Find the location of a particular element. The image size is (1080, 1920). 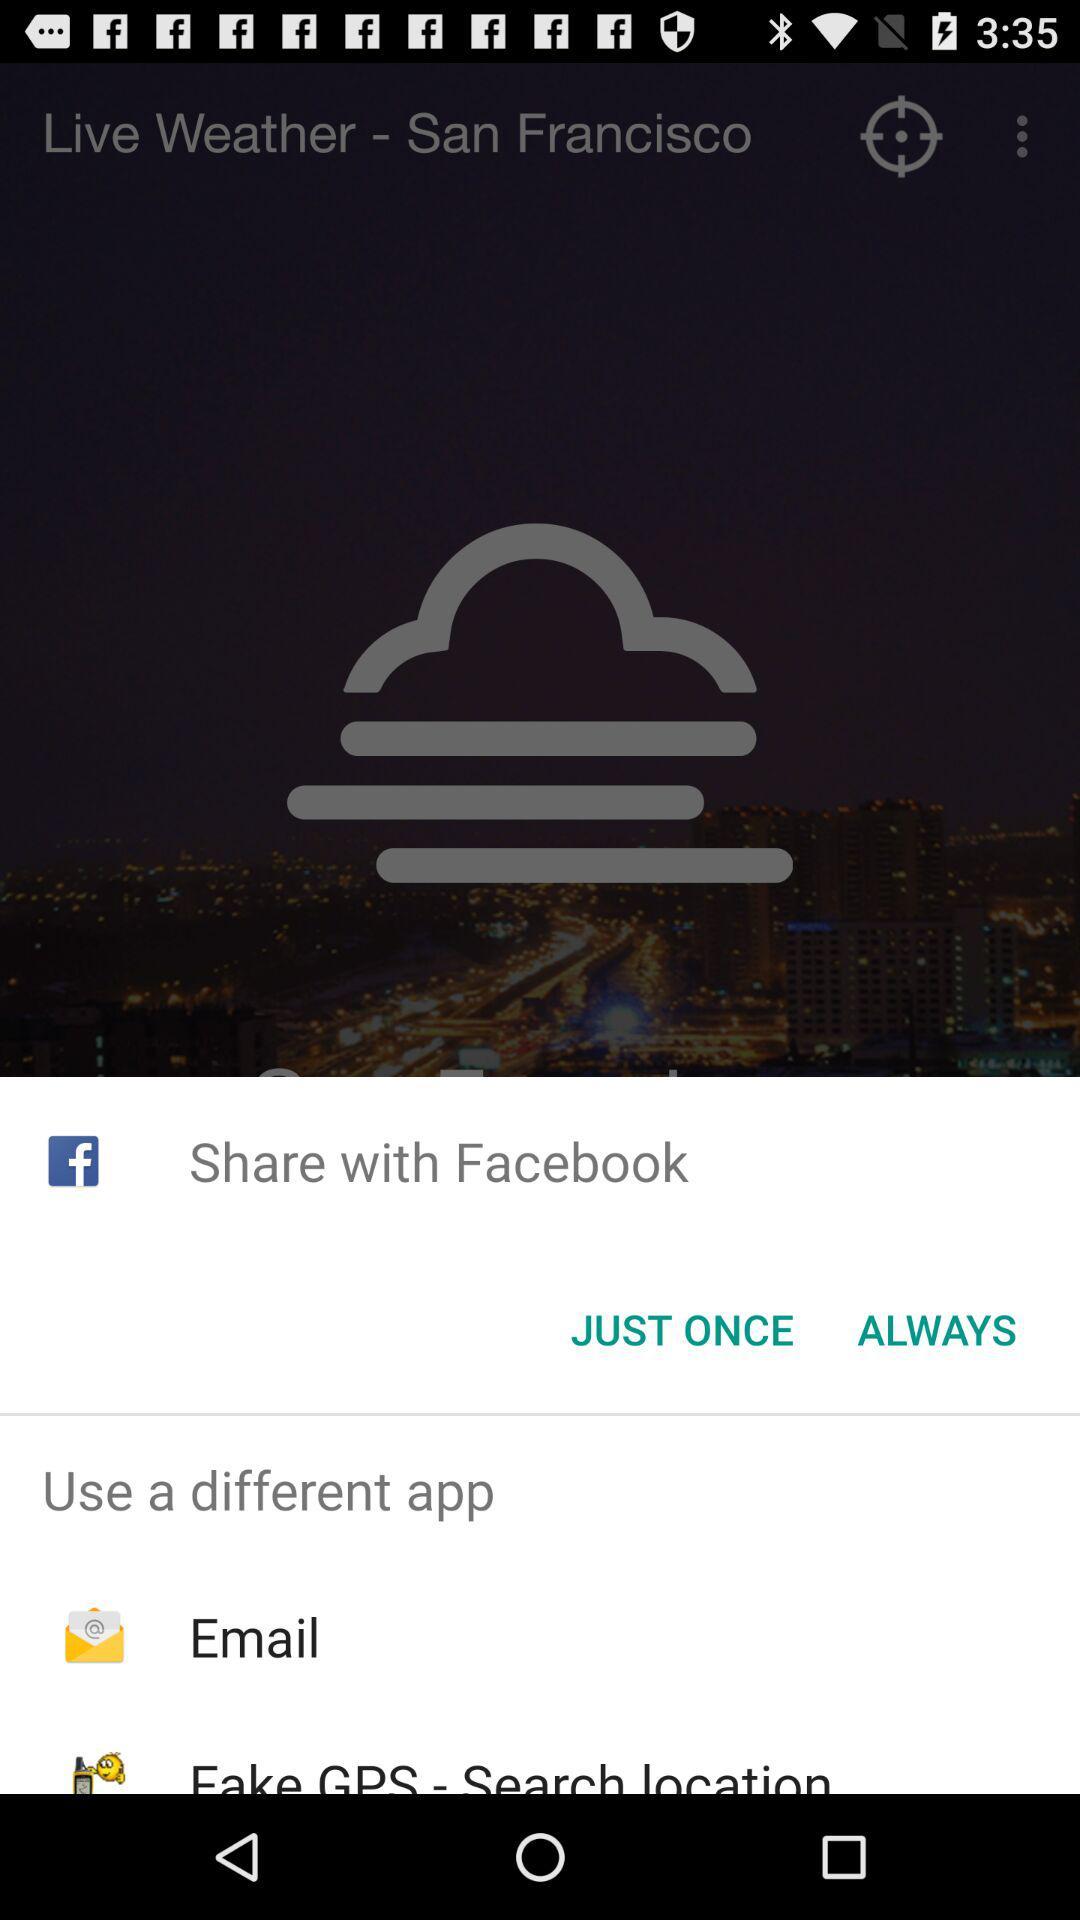

the fake gps search is located at coordinates (510, 1770).